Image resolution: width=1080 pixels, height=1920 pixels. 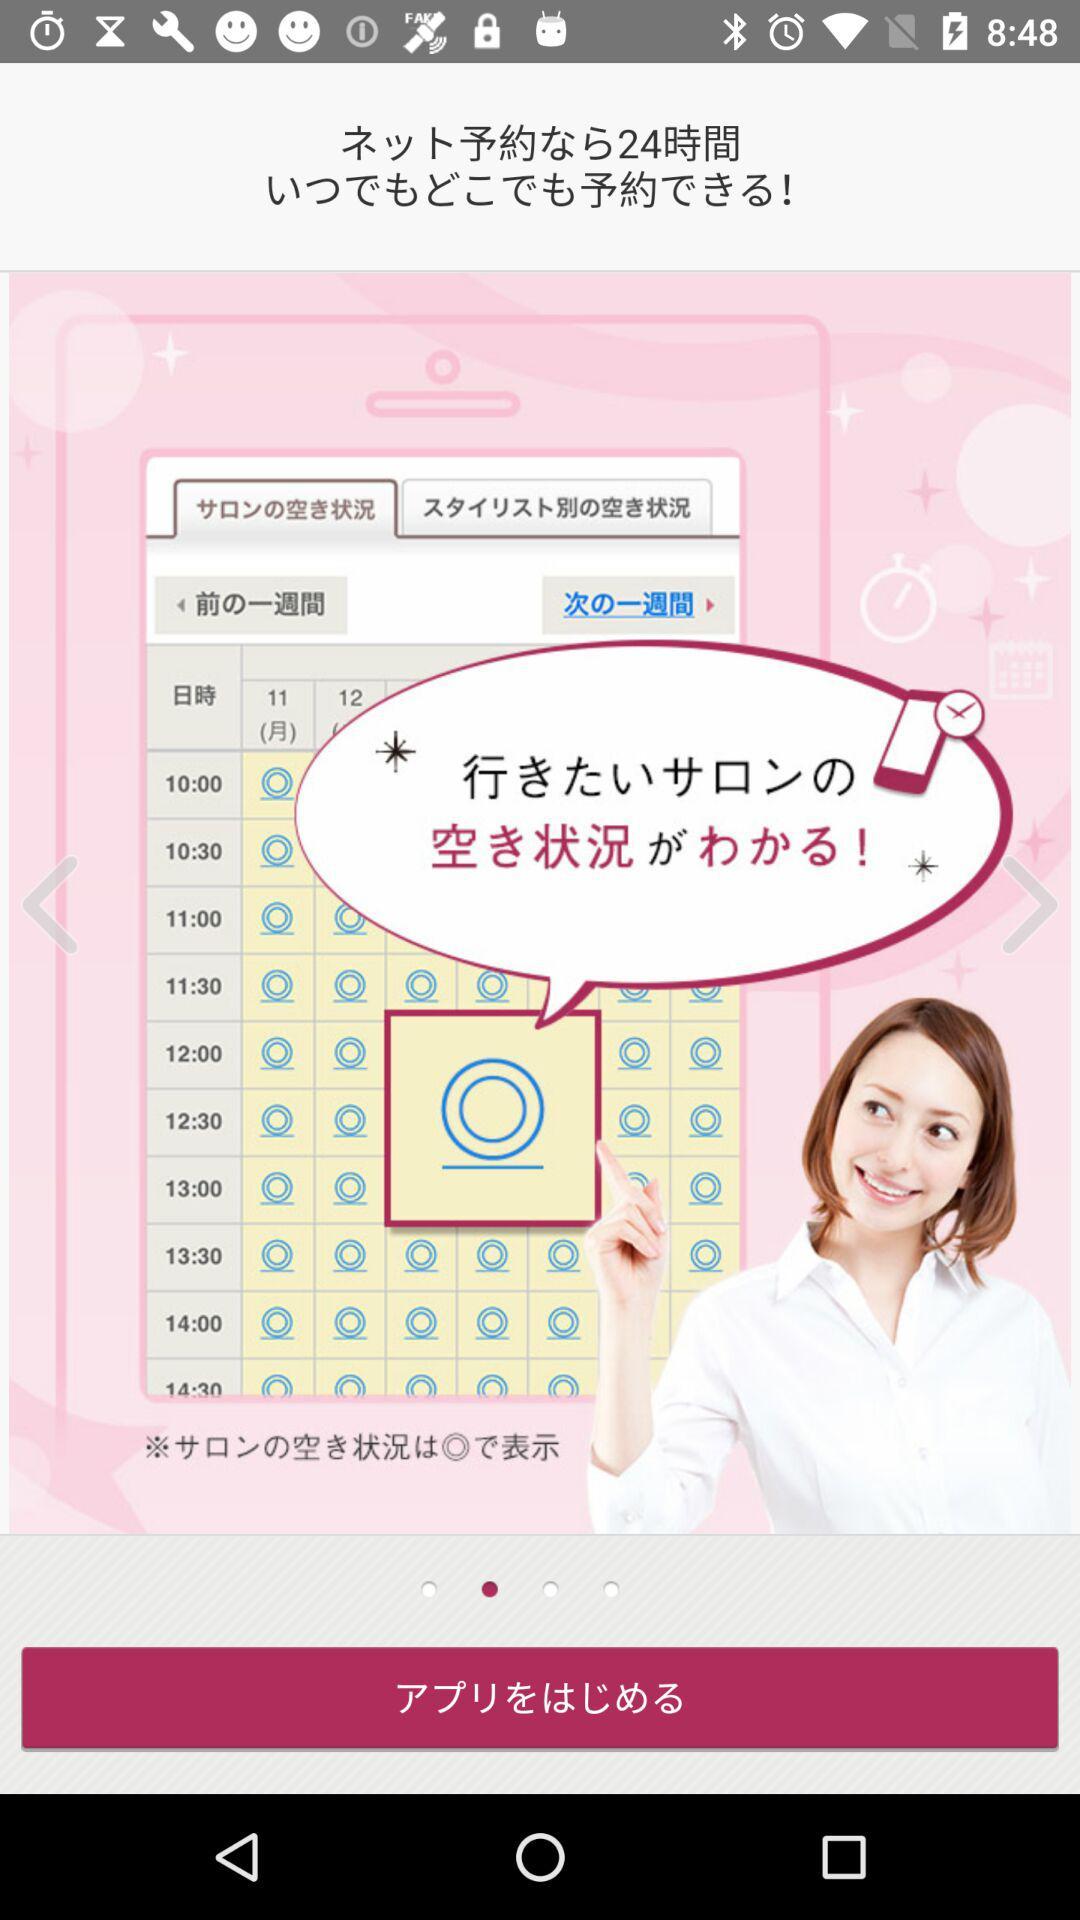 What do you see at coordinates (1003, 903) in the screenshot?
I see `icon on the right` at bounding box center [1003, 903].